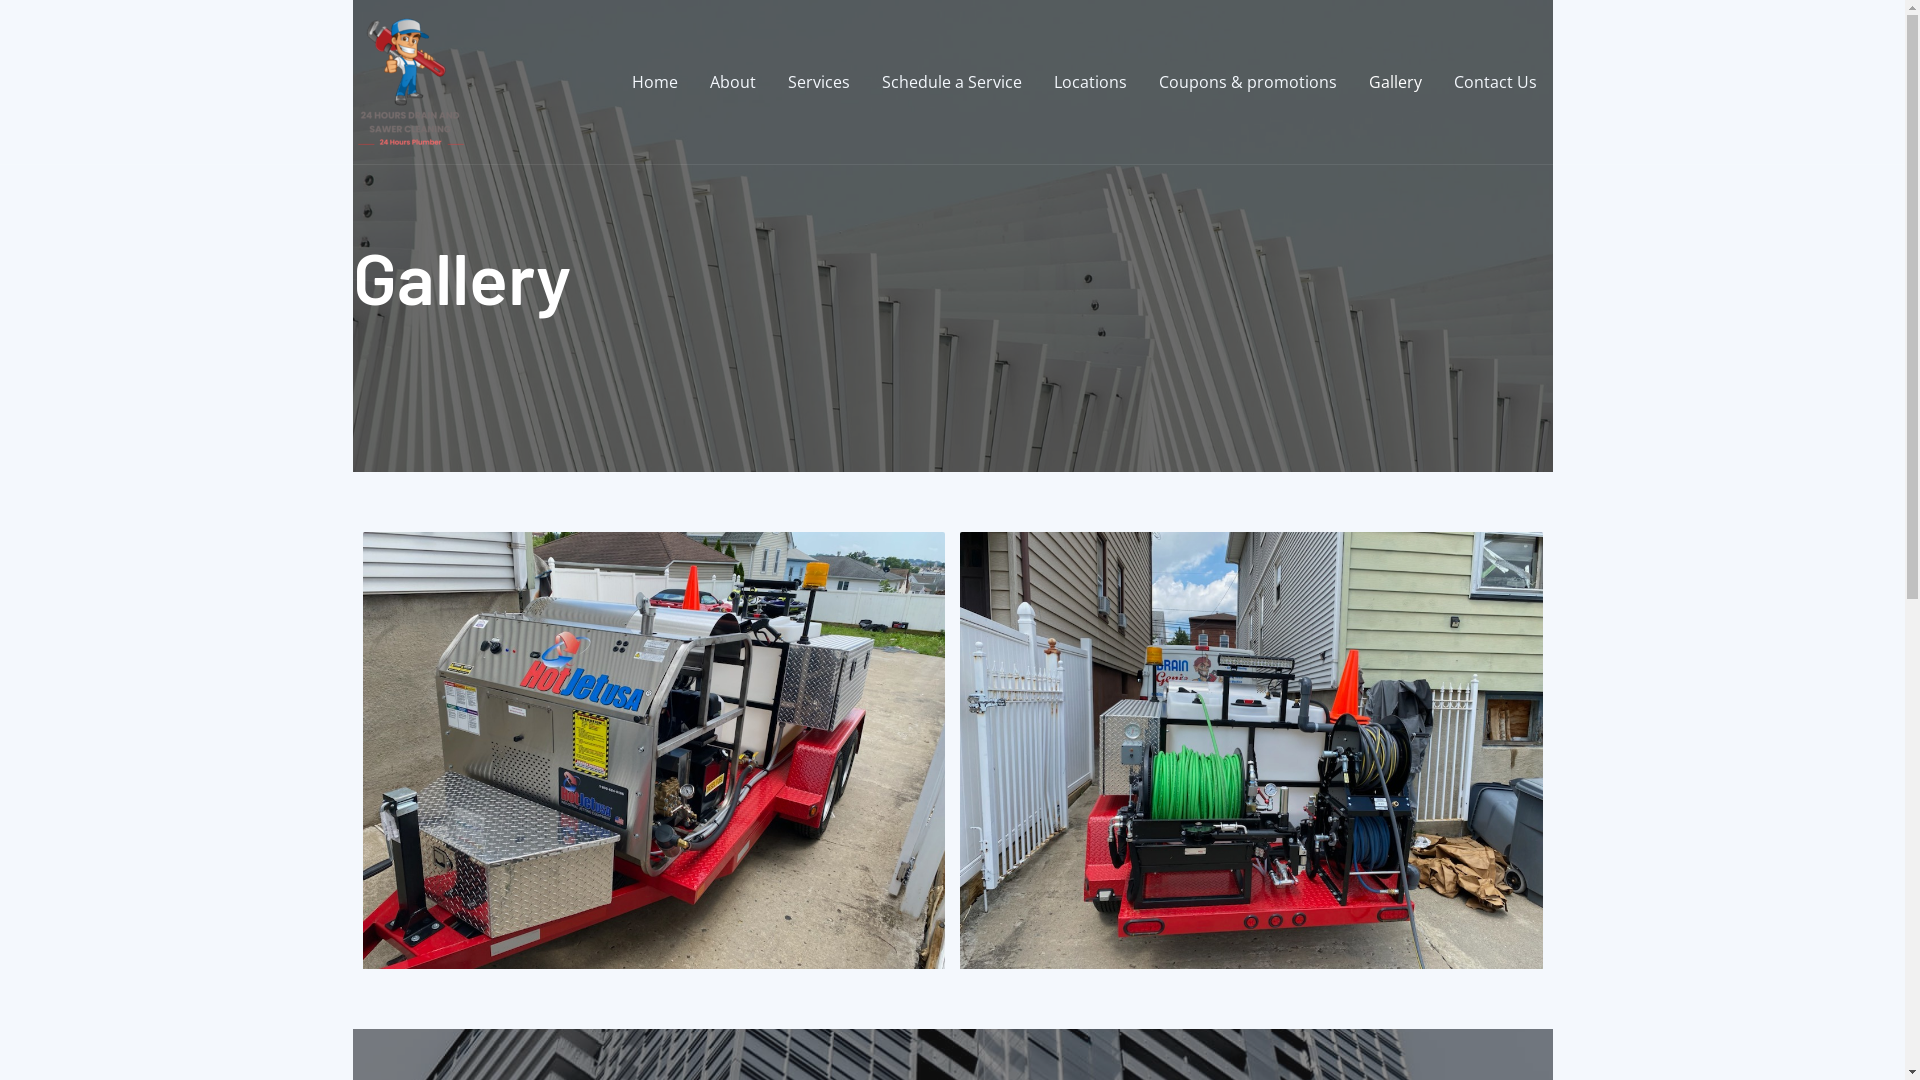 The height and width of the screenshot is (1080, 1920). What do you see at coordinates (1495, 80) in the screenshot?
I see `'Contact Us'` at bounding box center [1495, 80].